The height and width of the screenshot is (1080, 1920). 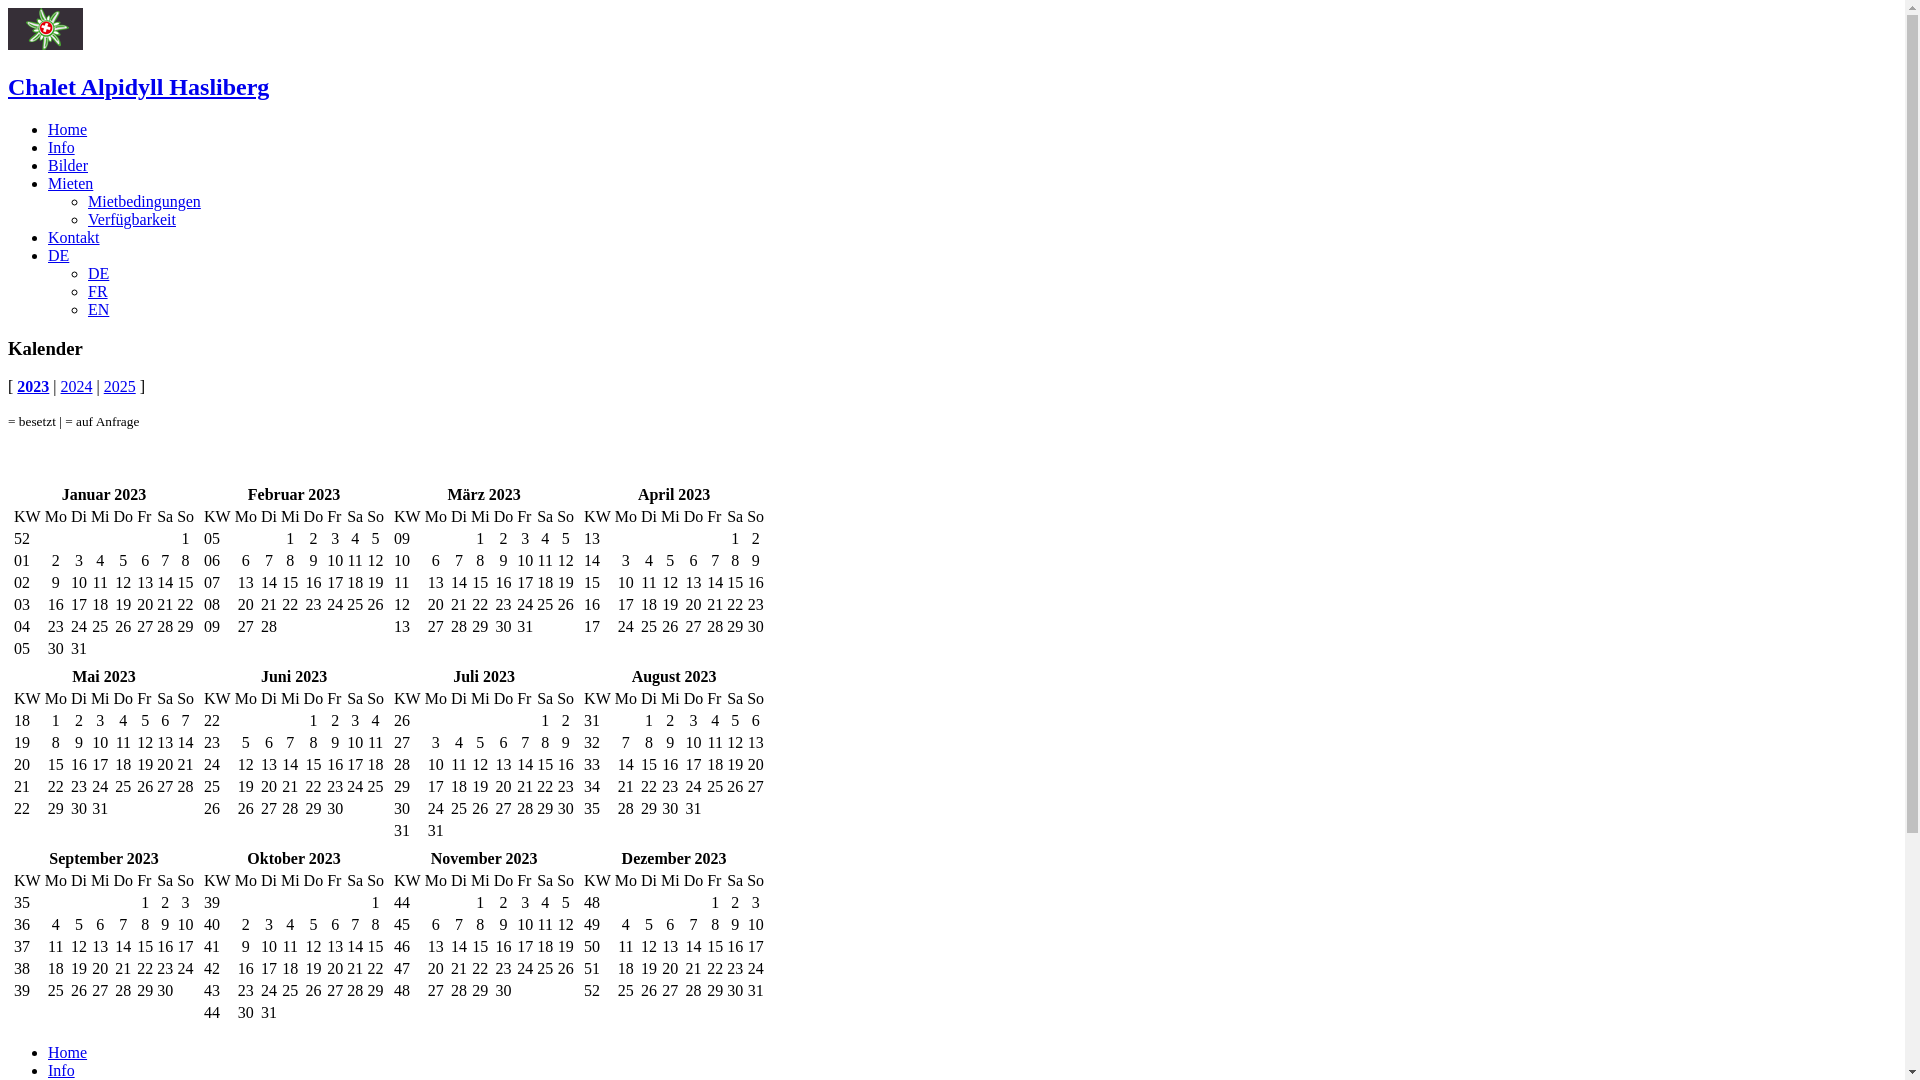 I want to click on 'FR', so click(x=96, y=291).